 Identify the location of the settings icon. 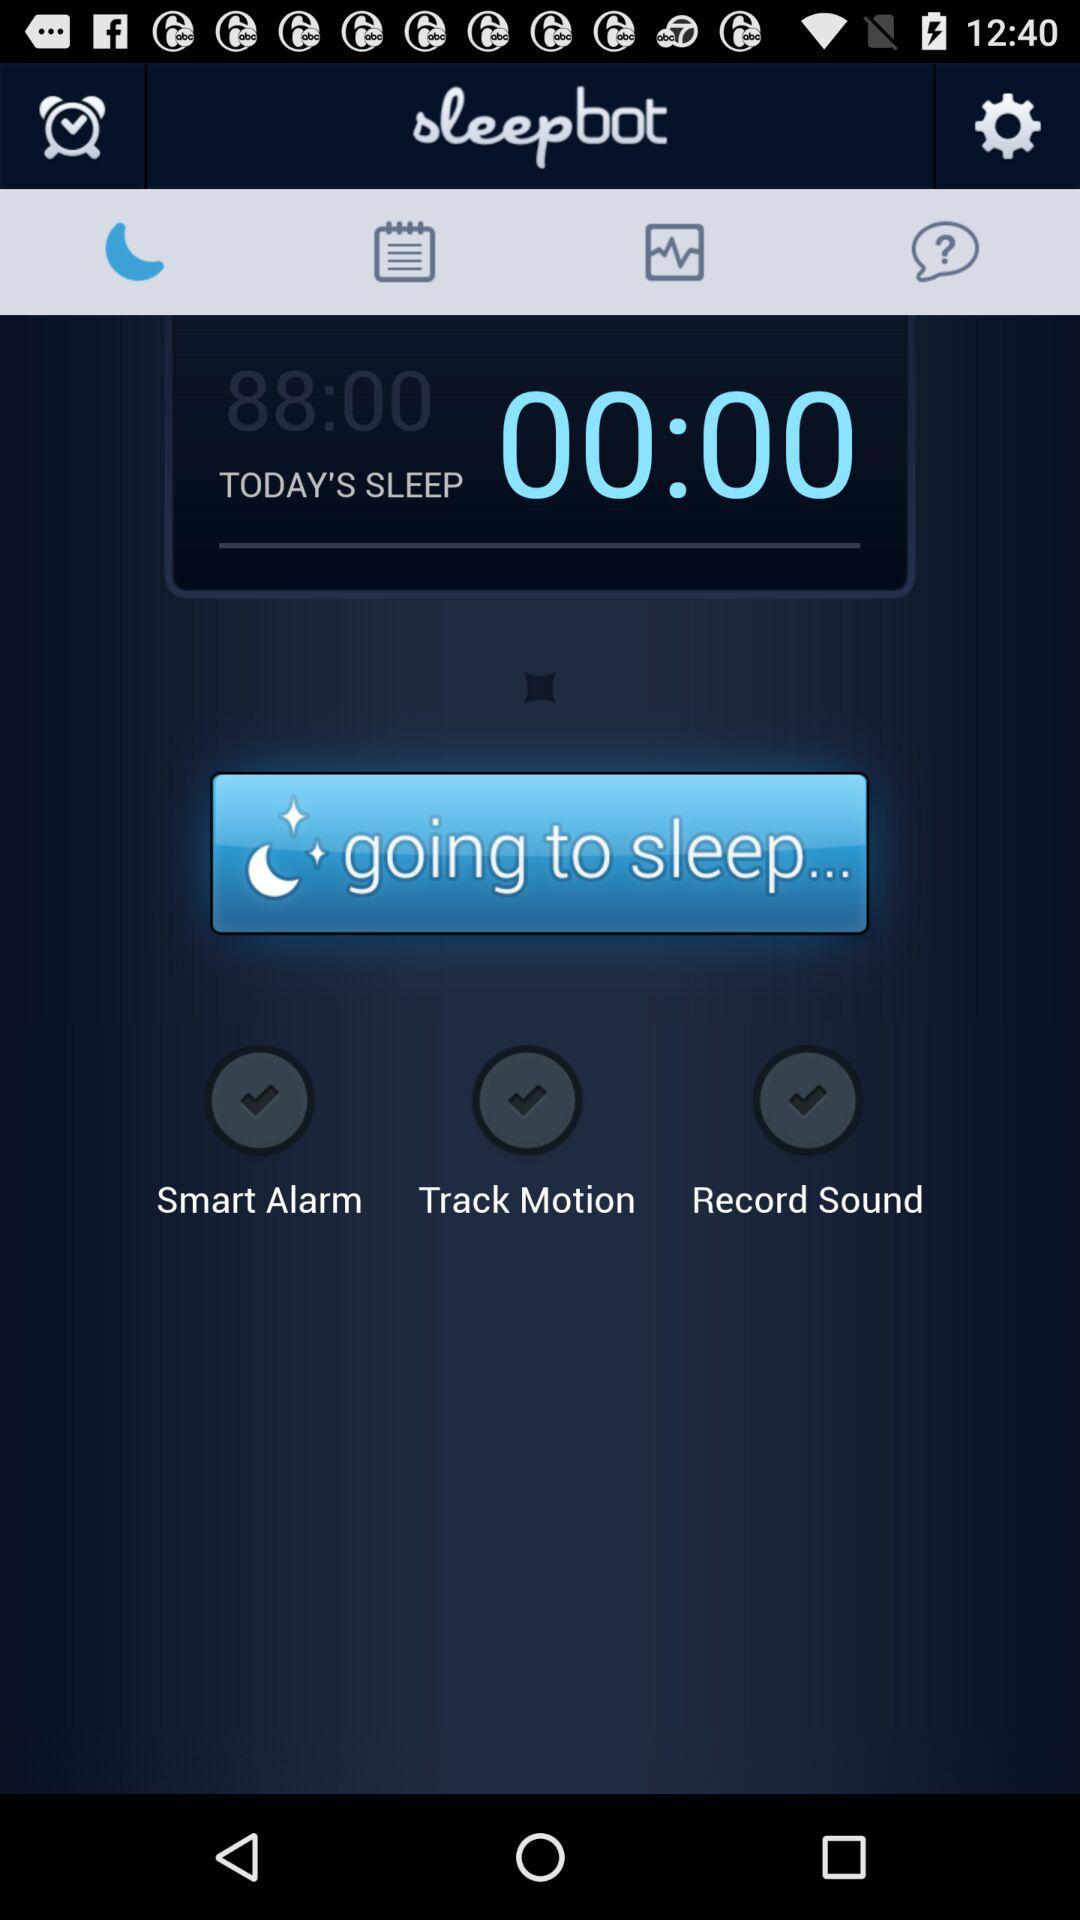
(1006, 135).